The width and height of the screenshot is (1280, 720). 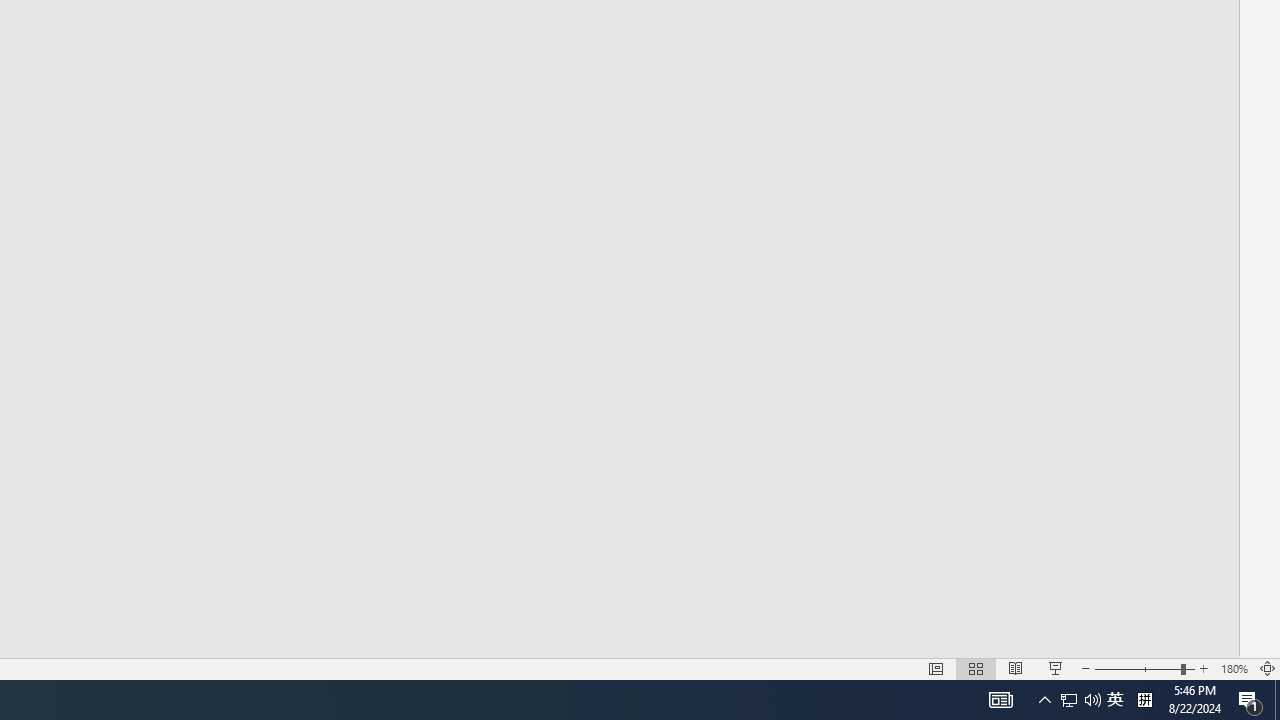 I want to click on 'Zoom', so click(x=1144, y=669).